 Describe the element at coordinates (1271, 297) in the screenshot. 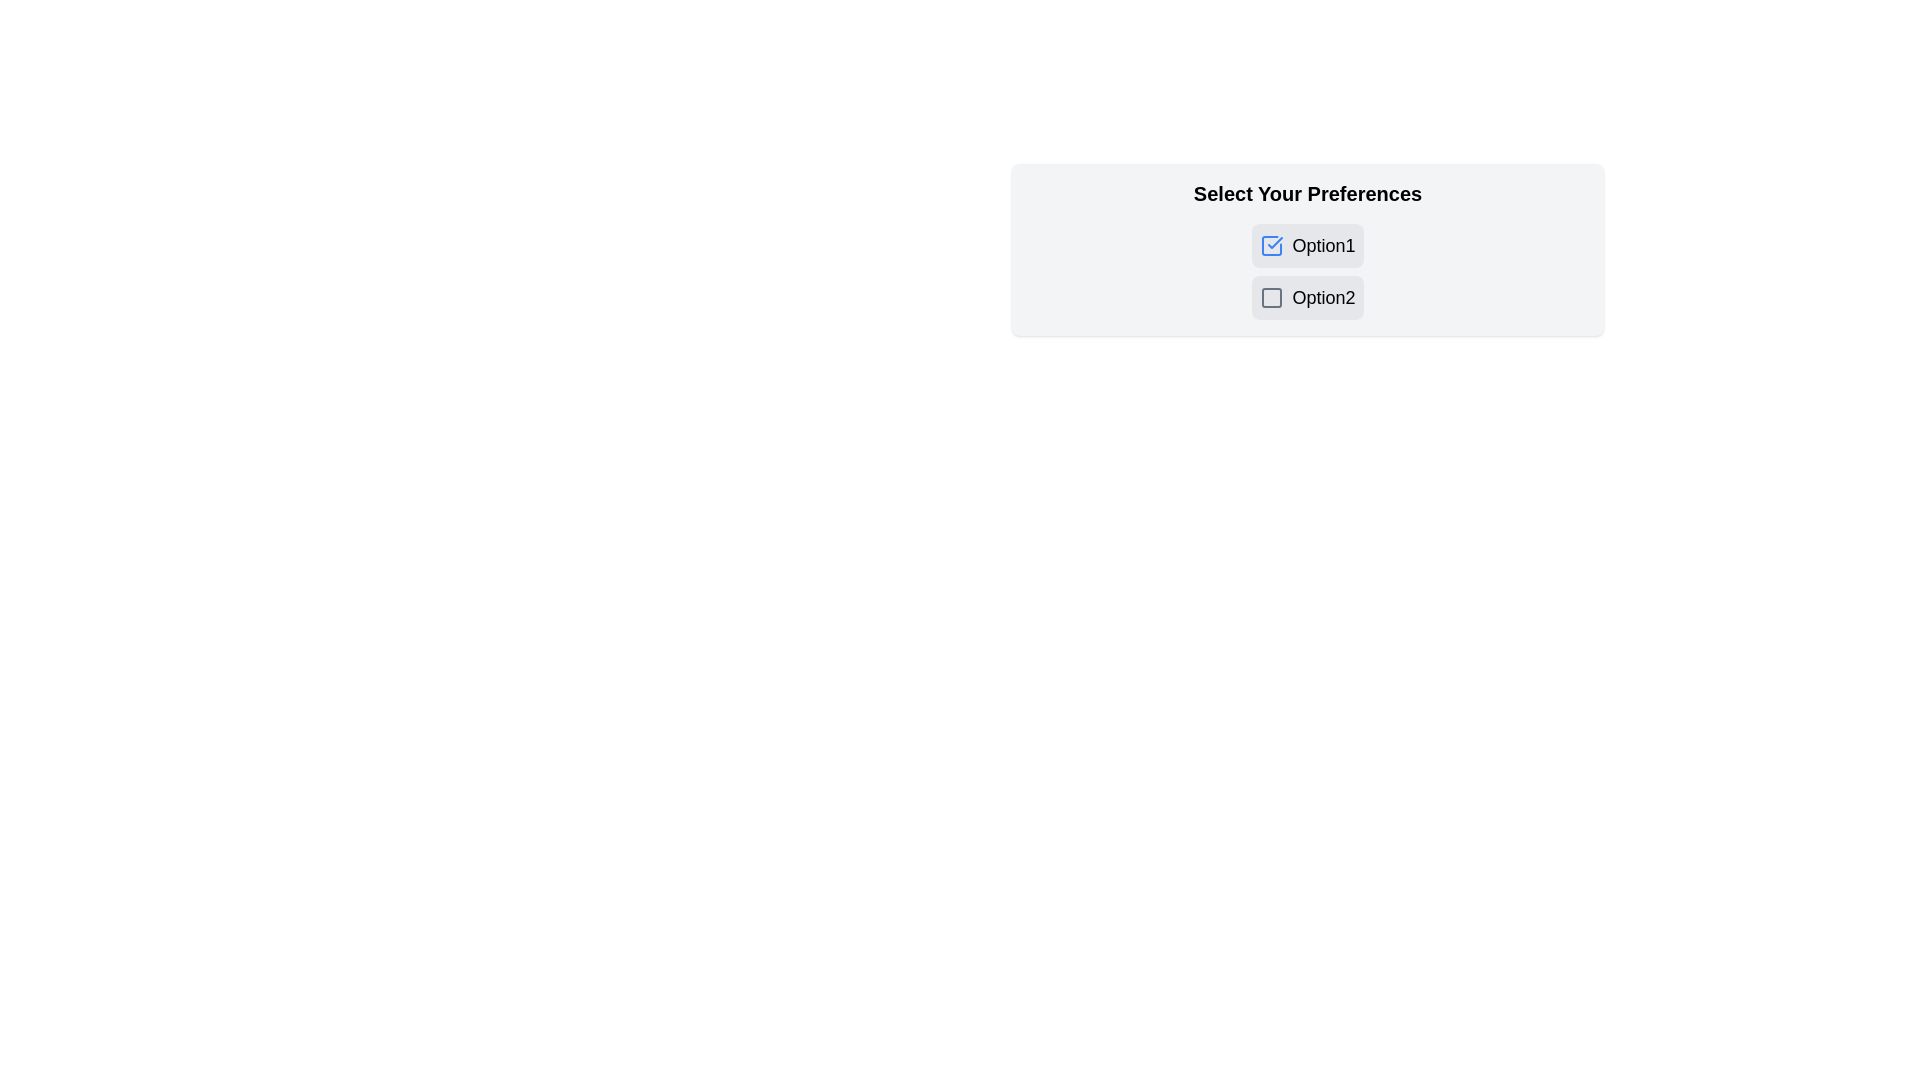

I see `the non-interactive checkbox located to the left of the text label in the 'Option 2' component, which is the second checkbox in a vertical arrangement` at that location.